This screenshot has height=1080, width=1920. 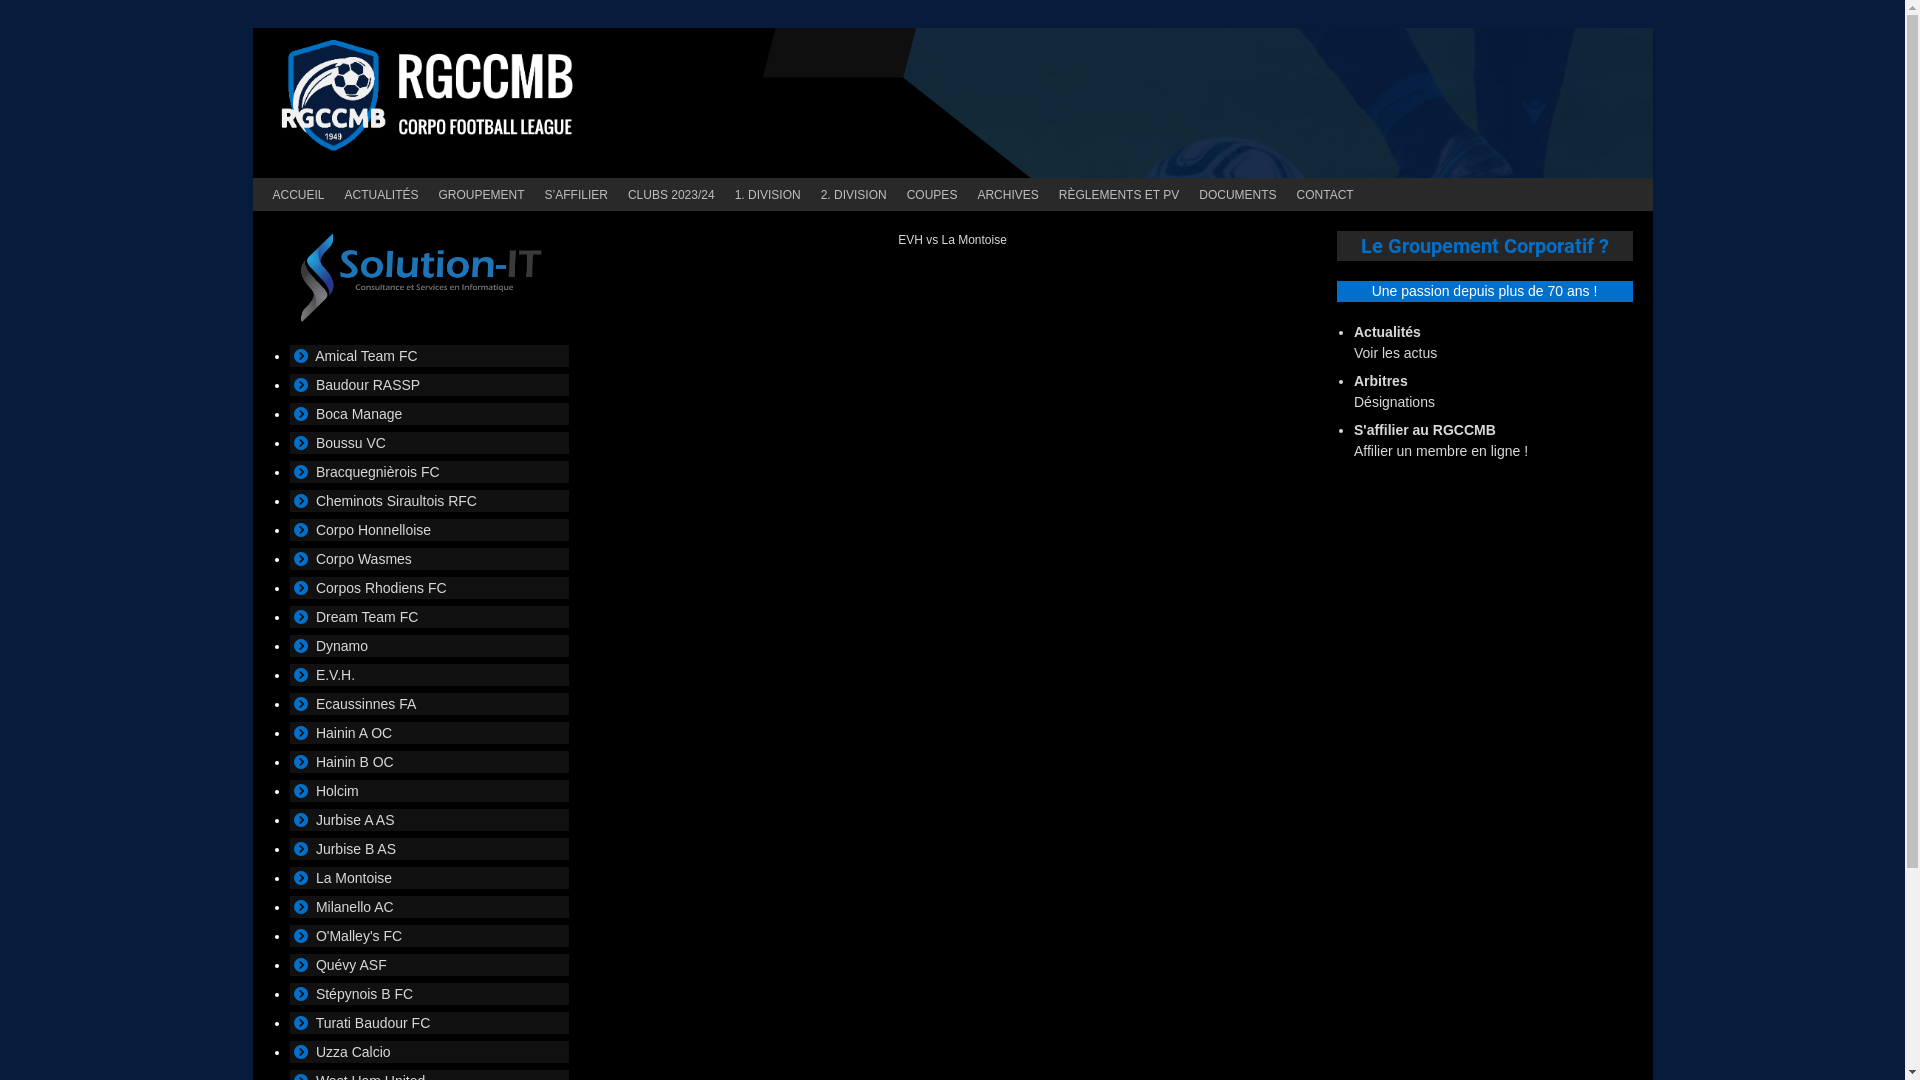 What do you see at coordinates (359, 412) in the screenshot?
I see `'Boca Manage'` at bounding box center [359, 412].